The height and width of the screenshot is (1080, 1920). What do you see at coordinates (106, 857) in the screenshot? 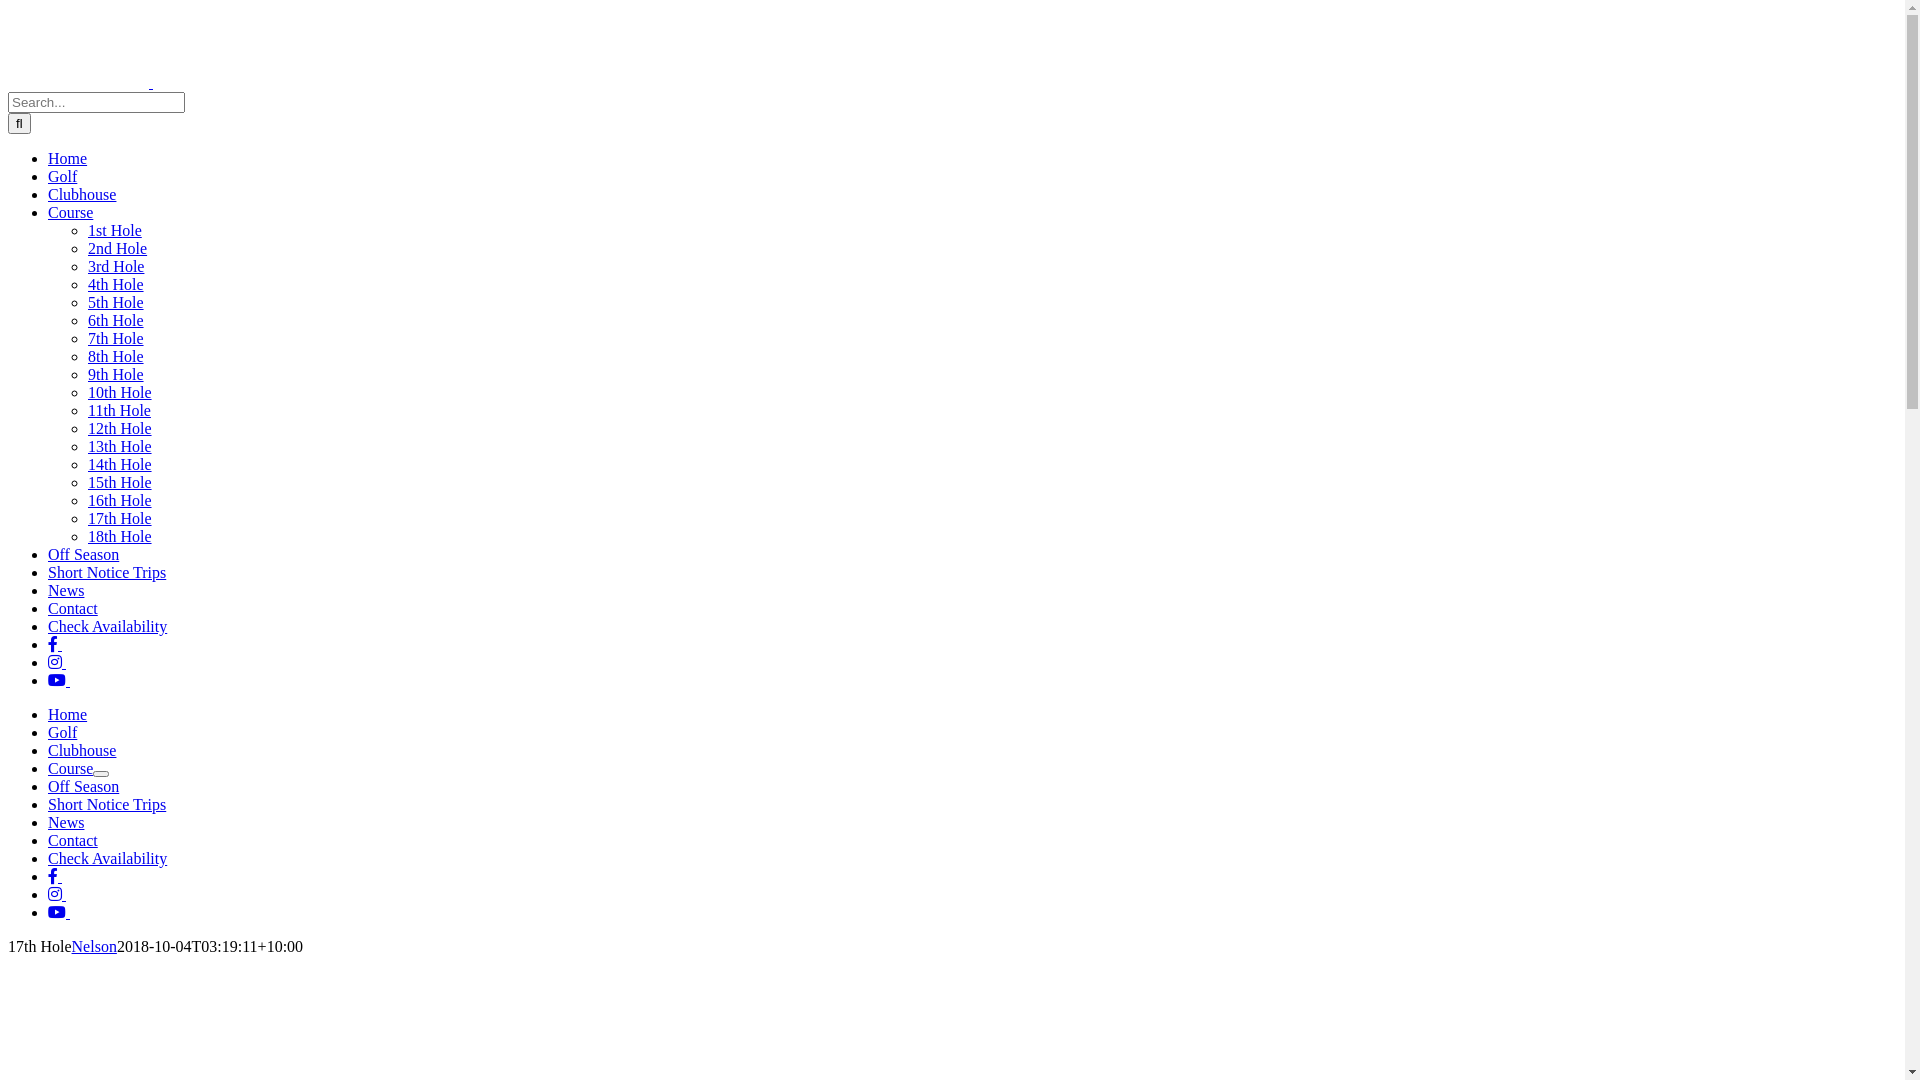
I see `'Check Availability'` at bounding box center [106, 857].